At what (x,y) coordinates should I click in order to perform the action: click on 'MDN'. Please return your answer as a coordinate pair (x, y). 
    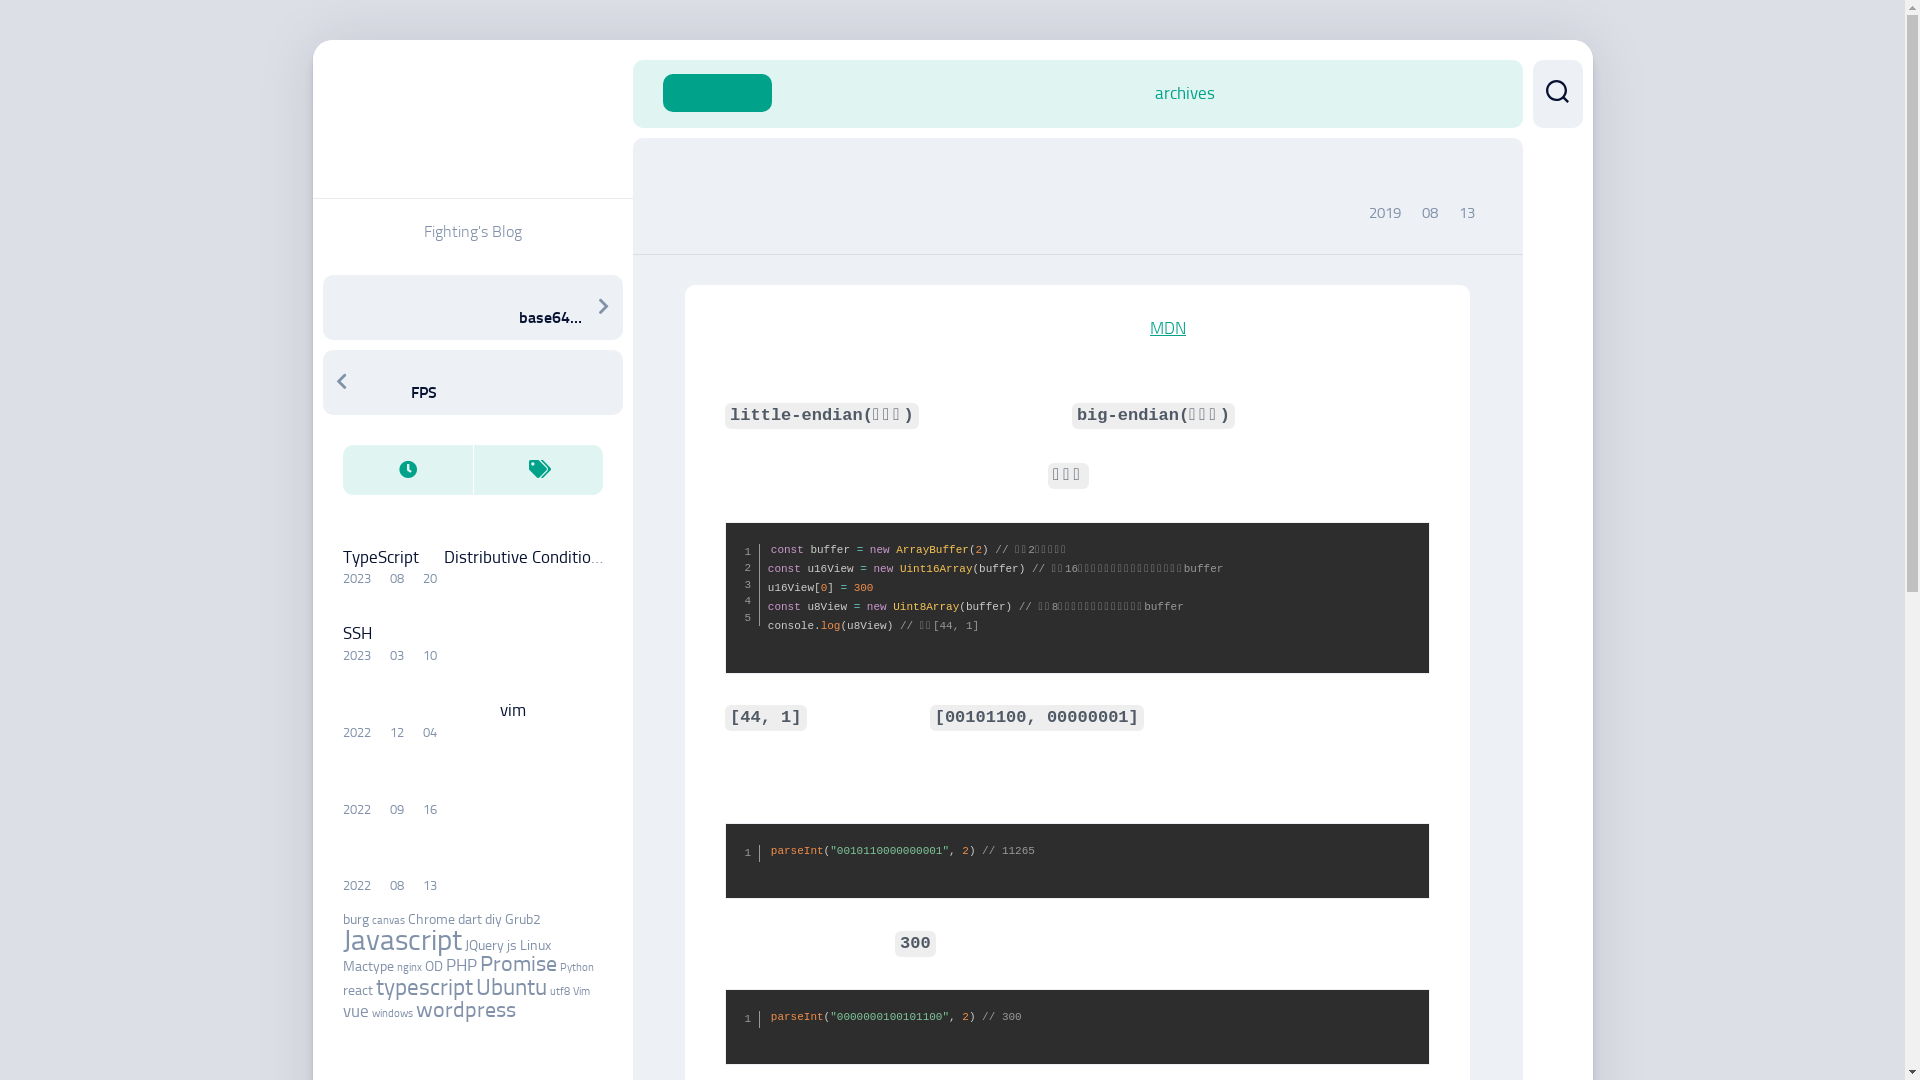
    Looking at the image, I should click on (1167, 326).